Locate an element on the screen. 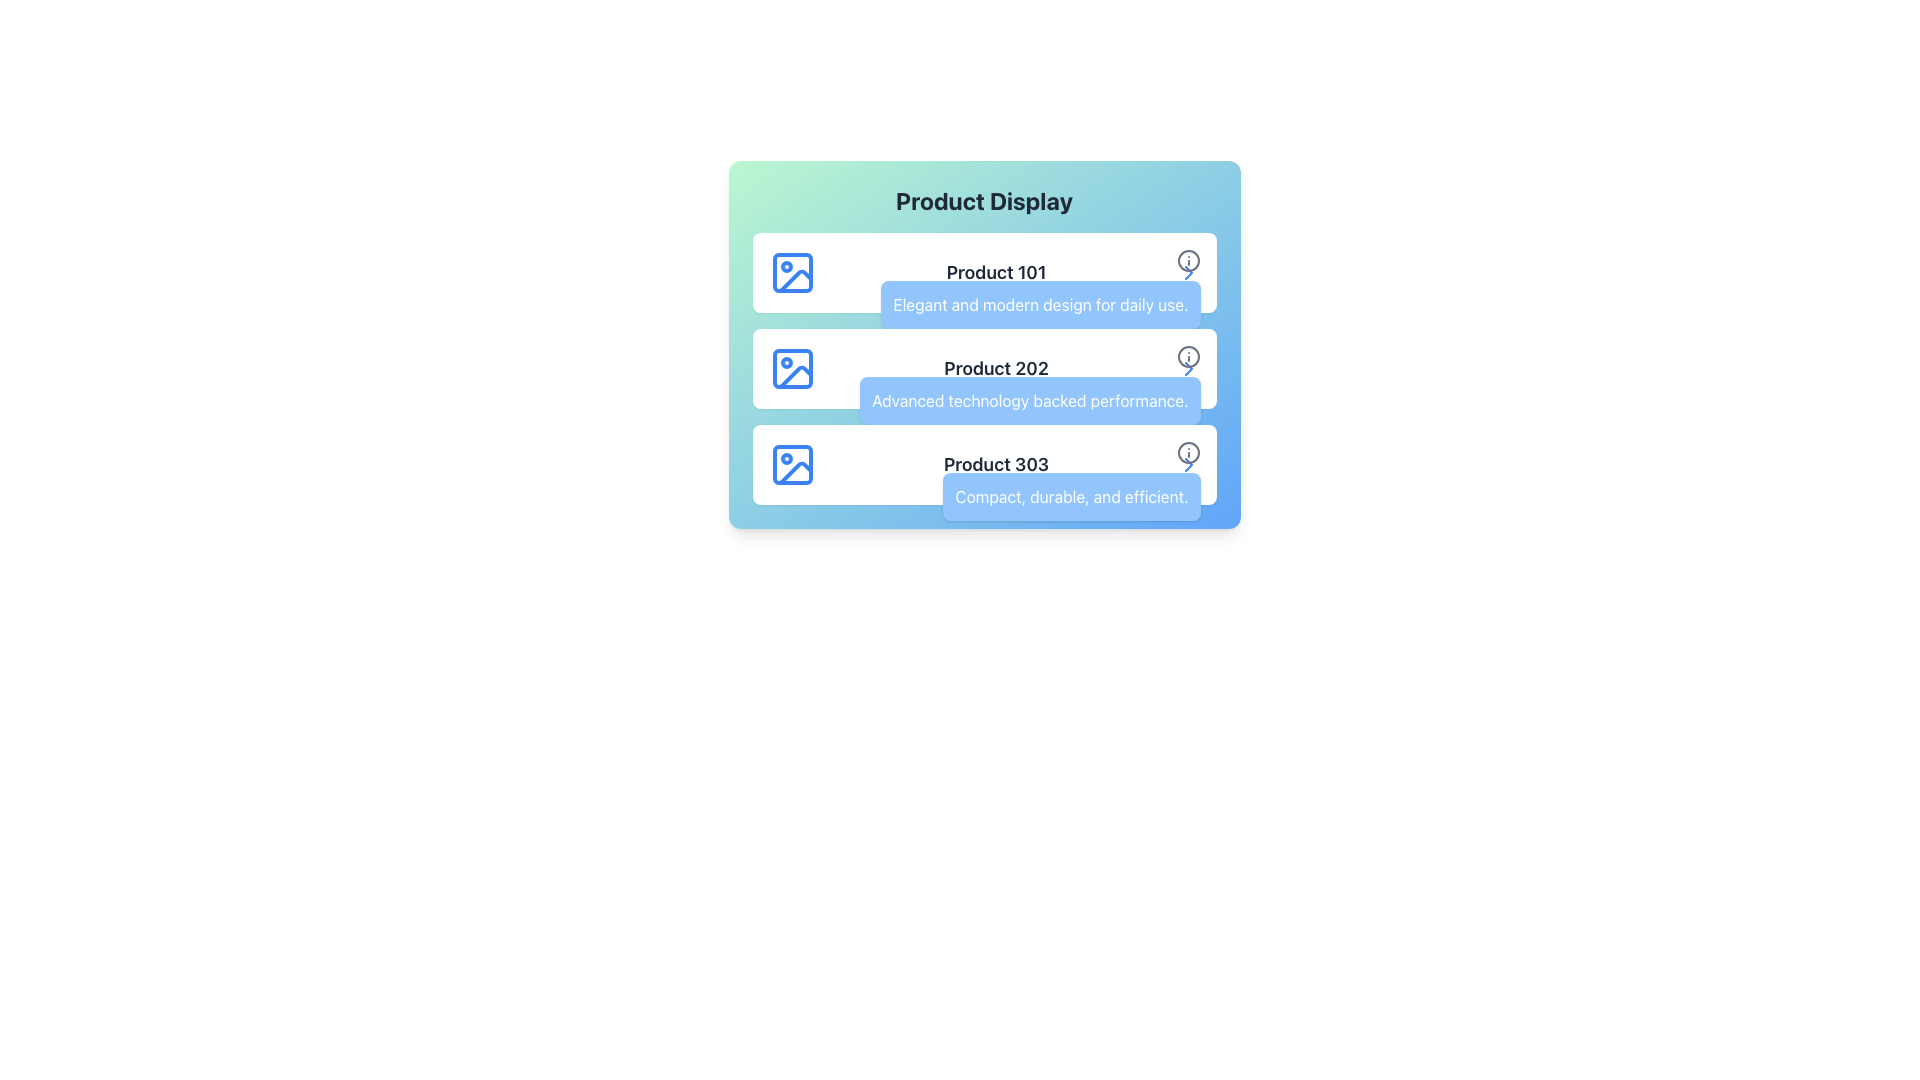  the rightward-pointing chevron button adjacent to the informational icon in the 'Product Display' section is located at coordinates (1188, 369).